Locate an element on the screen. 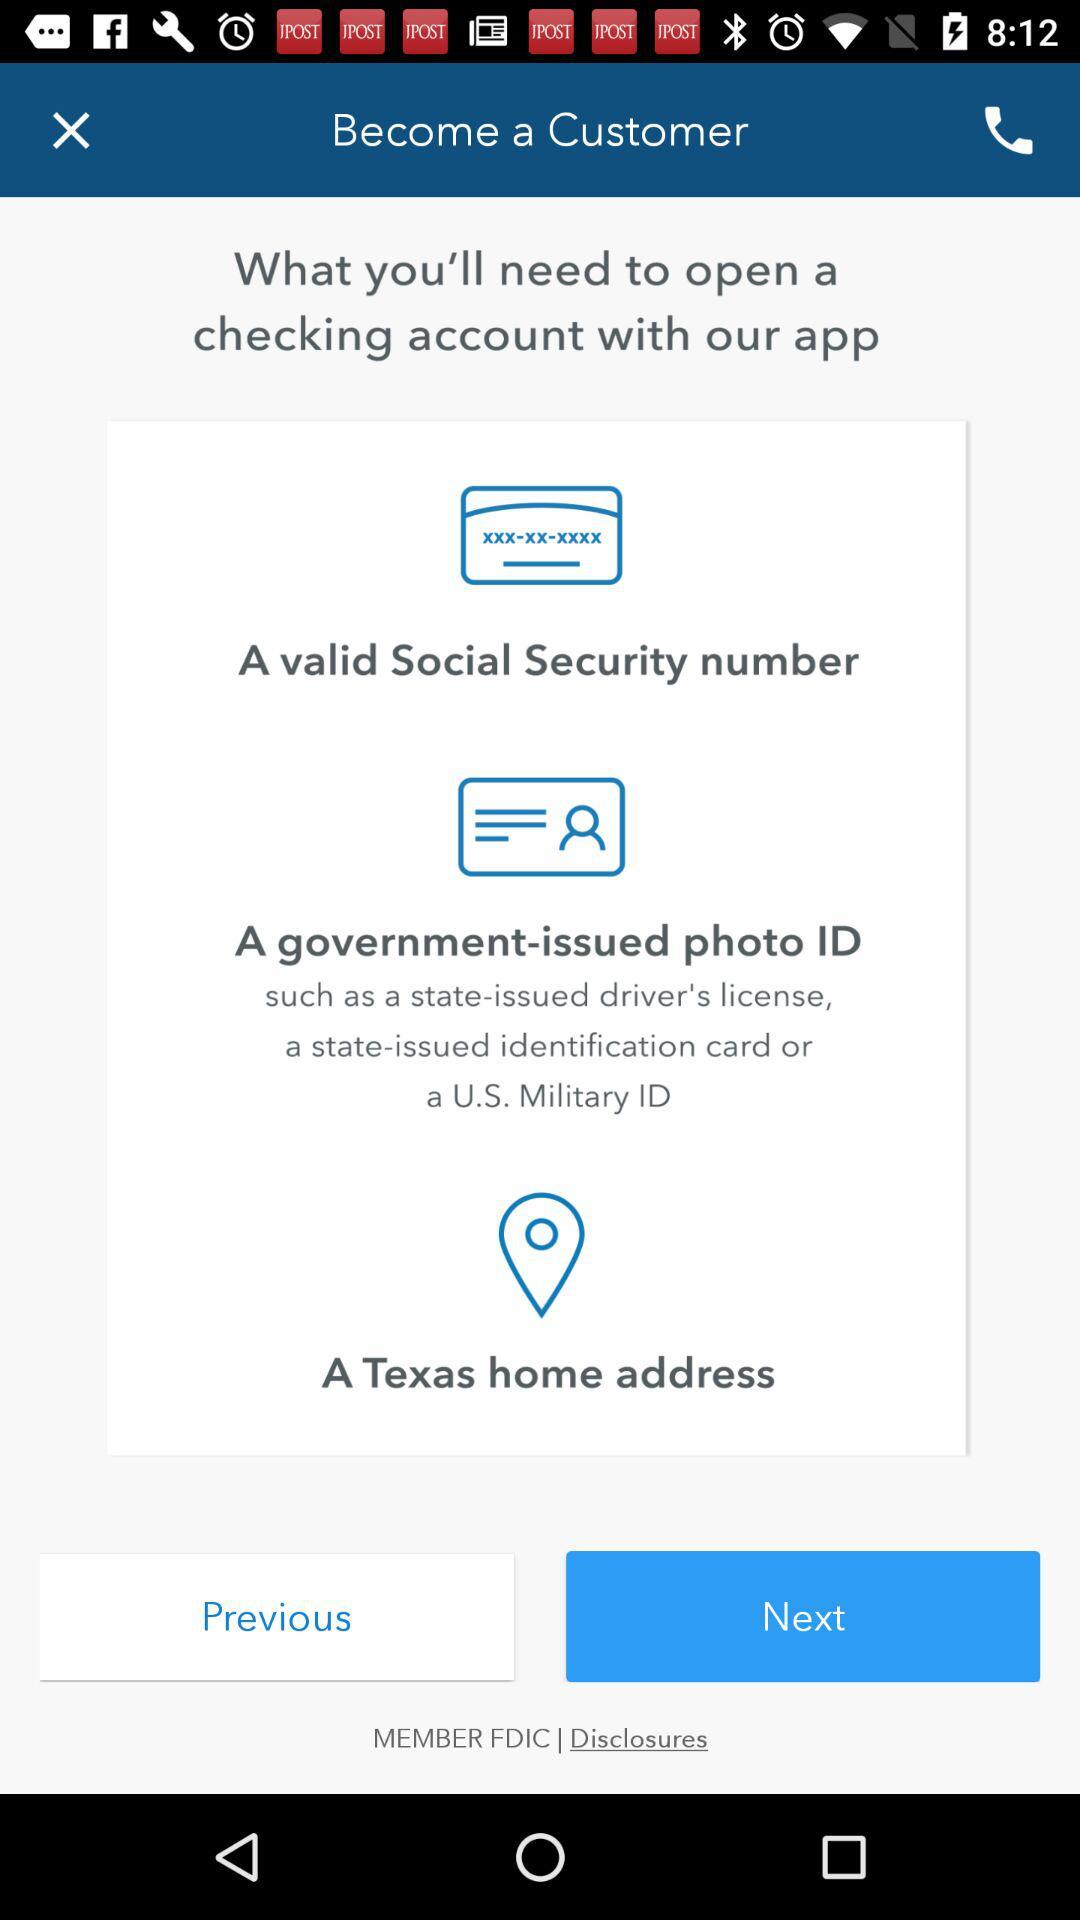  icon next to previous item is located at coordinates (802, 1616).